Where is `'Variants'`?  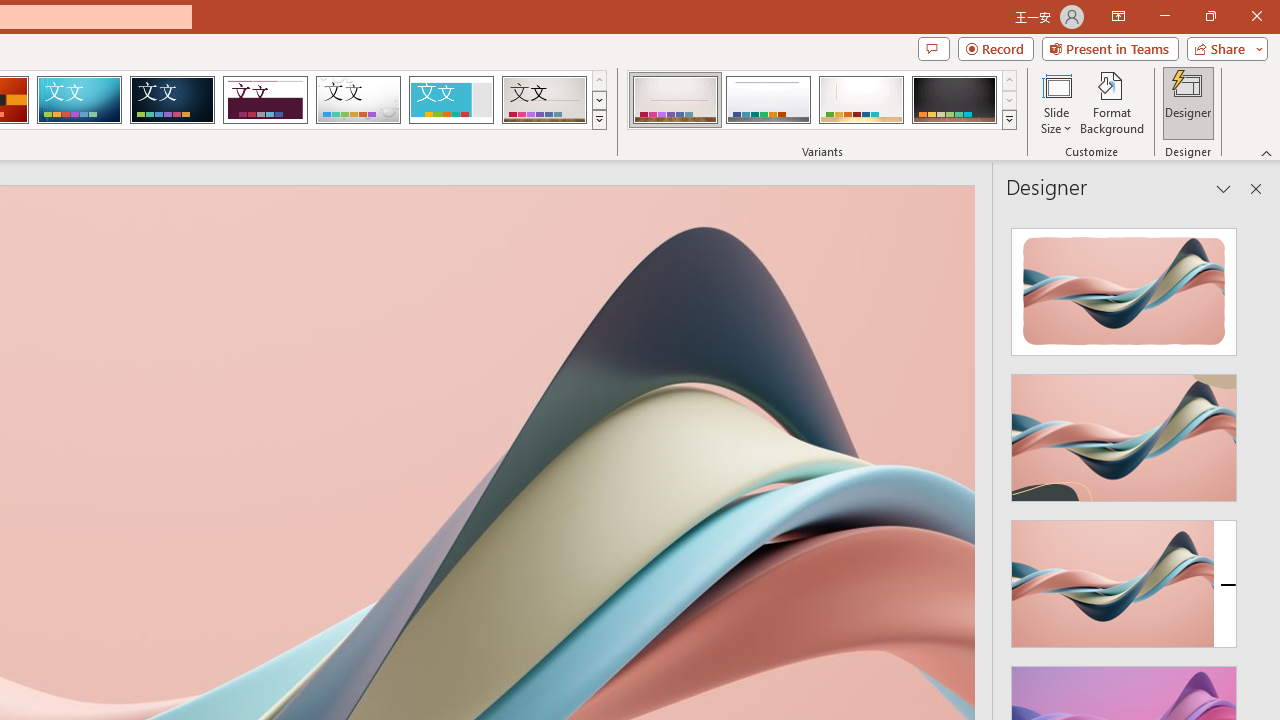
'Variants' is located at coordinates (1009, 120).